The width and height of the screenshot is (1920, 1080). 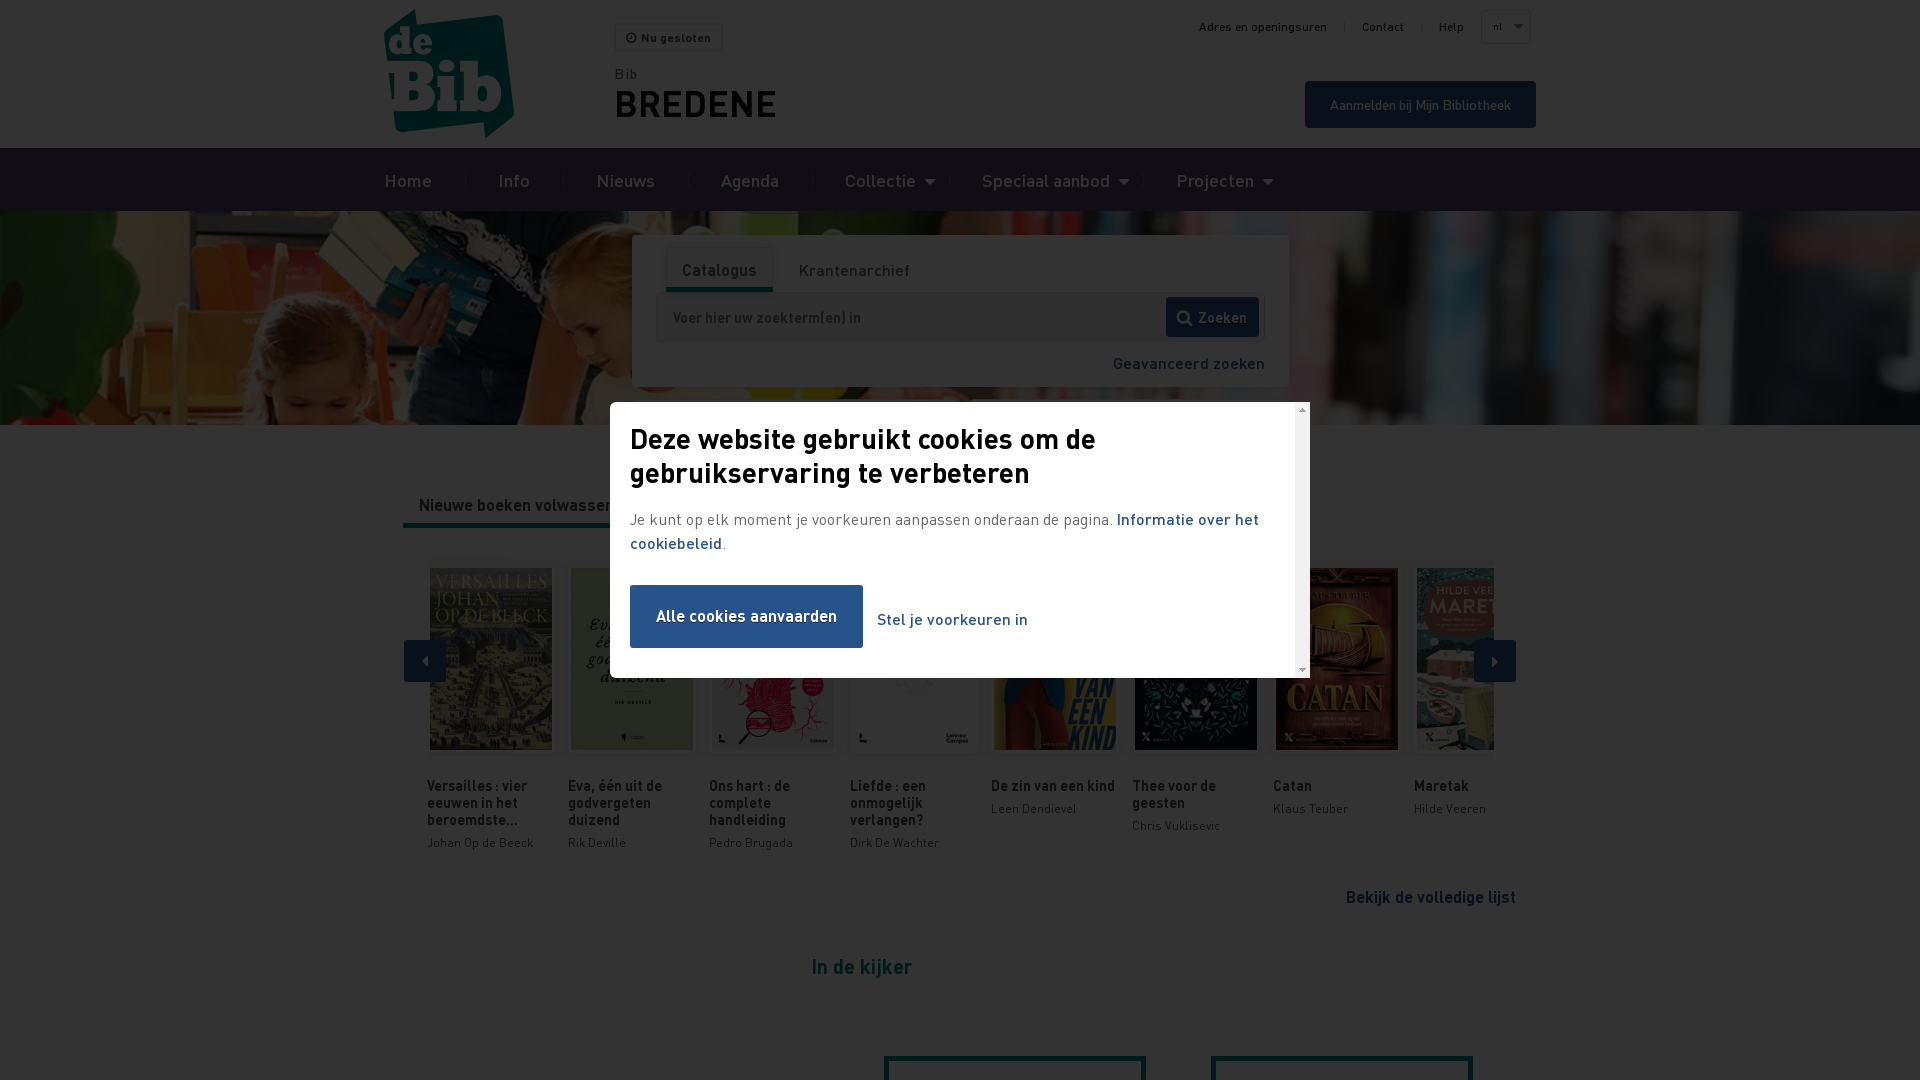 What do you see at coordinates (912, 707) in the screenshot?
I see `'Liefde : een onmogelijk verlangen?` at bounding box center [912, 707].